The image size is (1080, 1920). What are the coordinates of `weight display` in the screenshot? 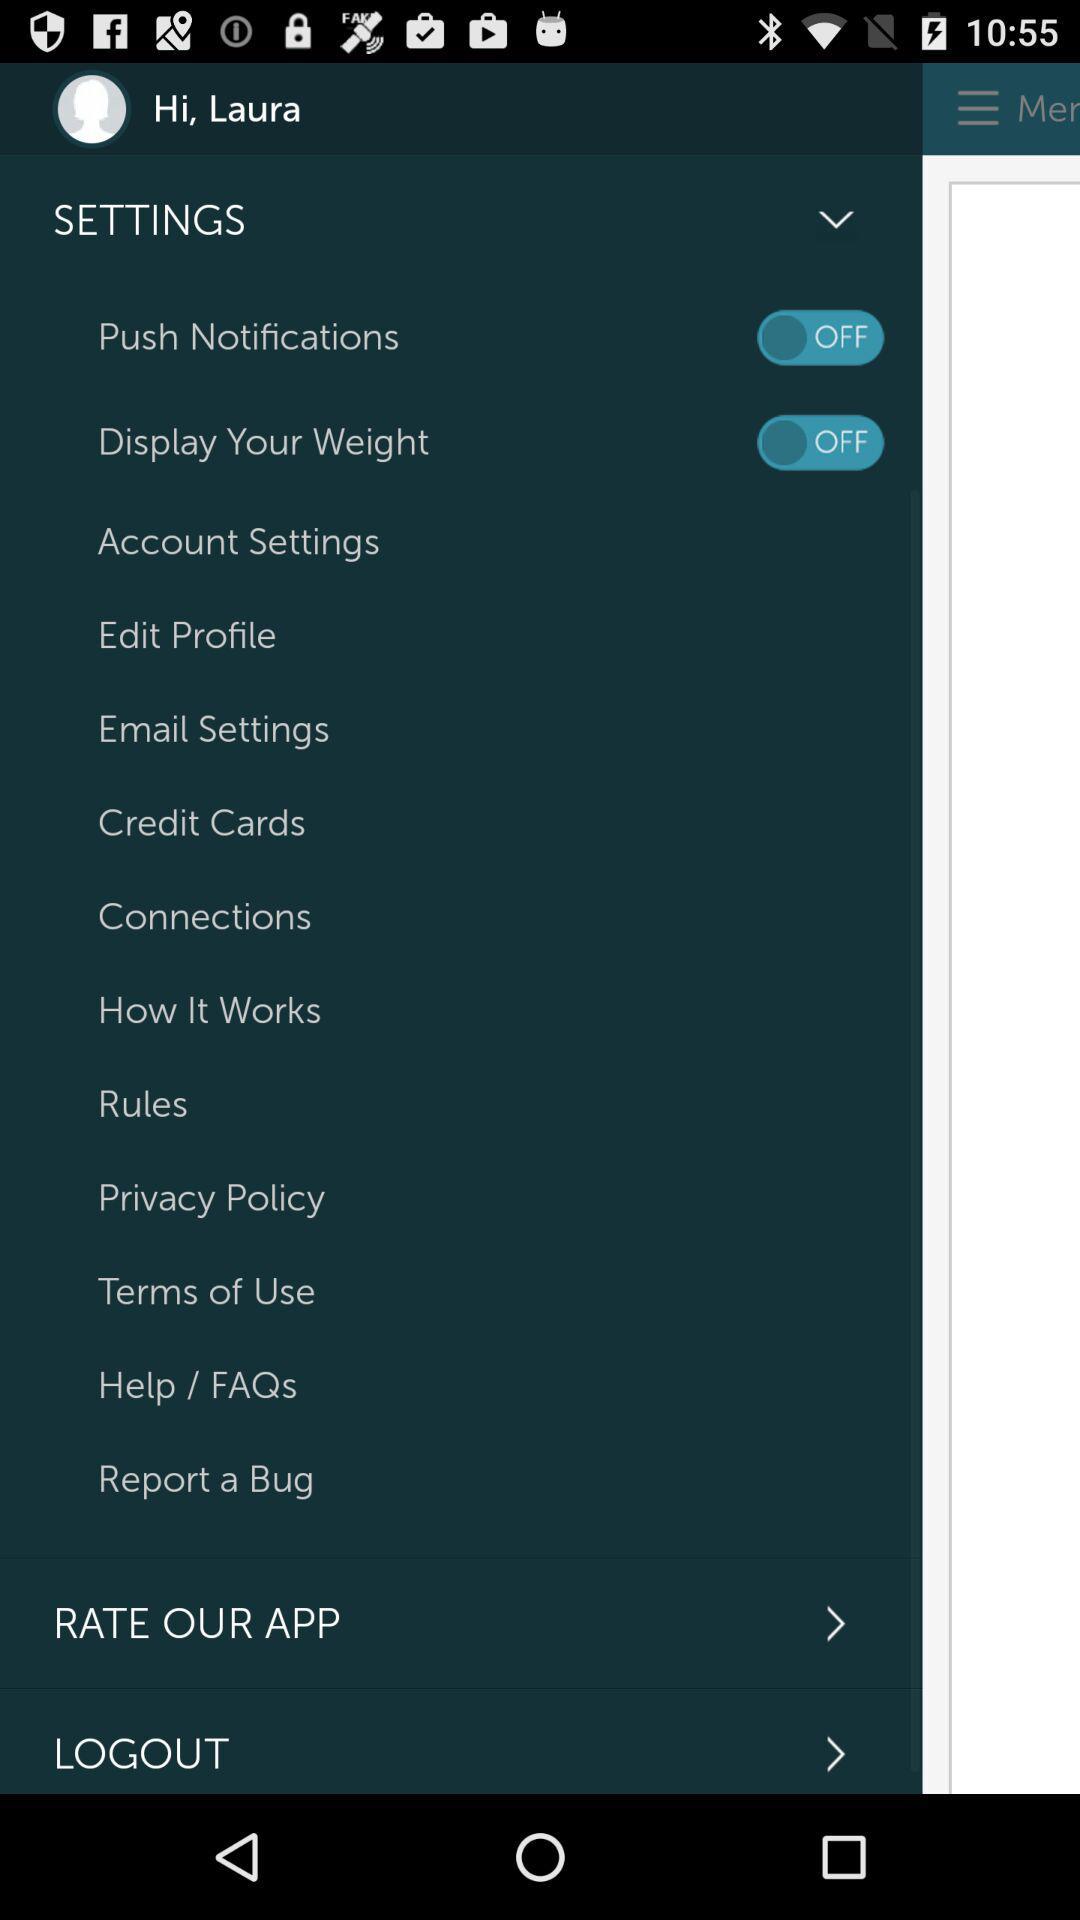 It's located at (820, 441).